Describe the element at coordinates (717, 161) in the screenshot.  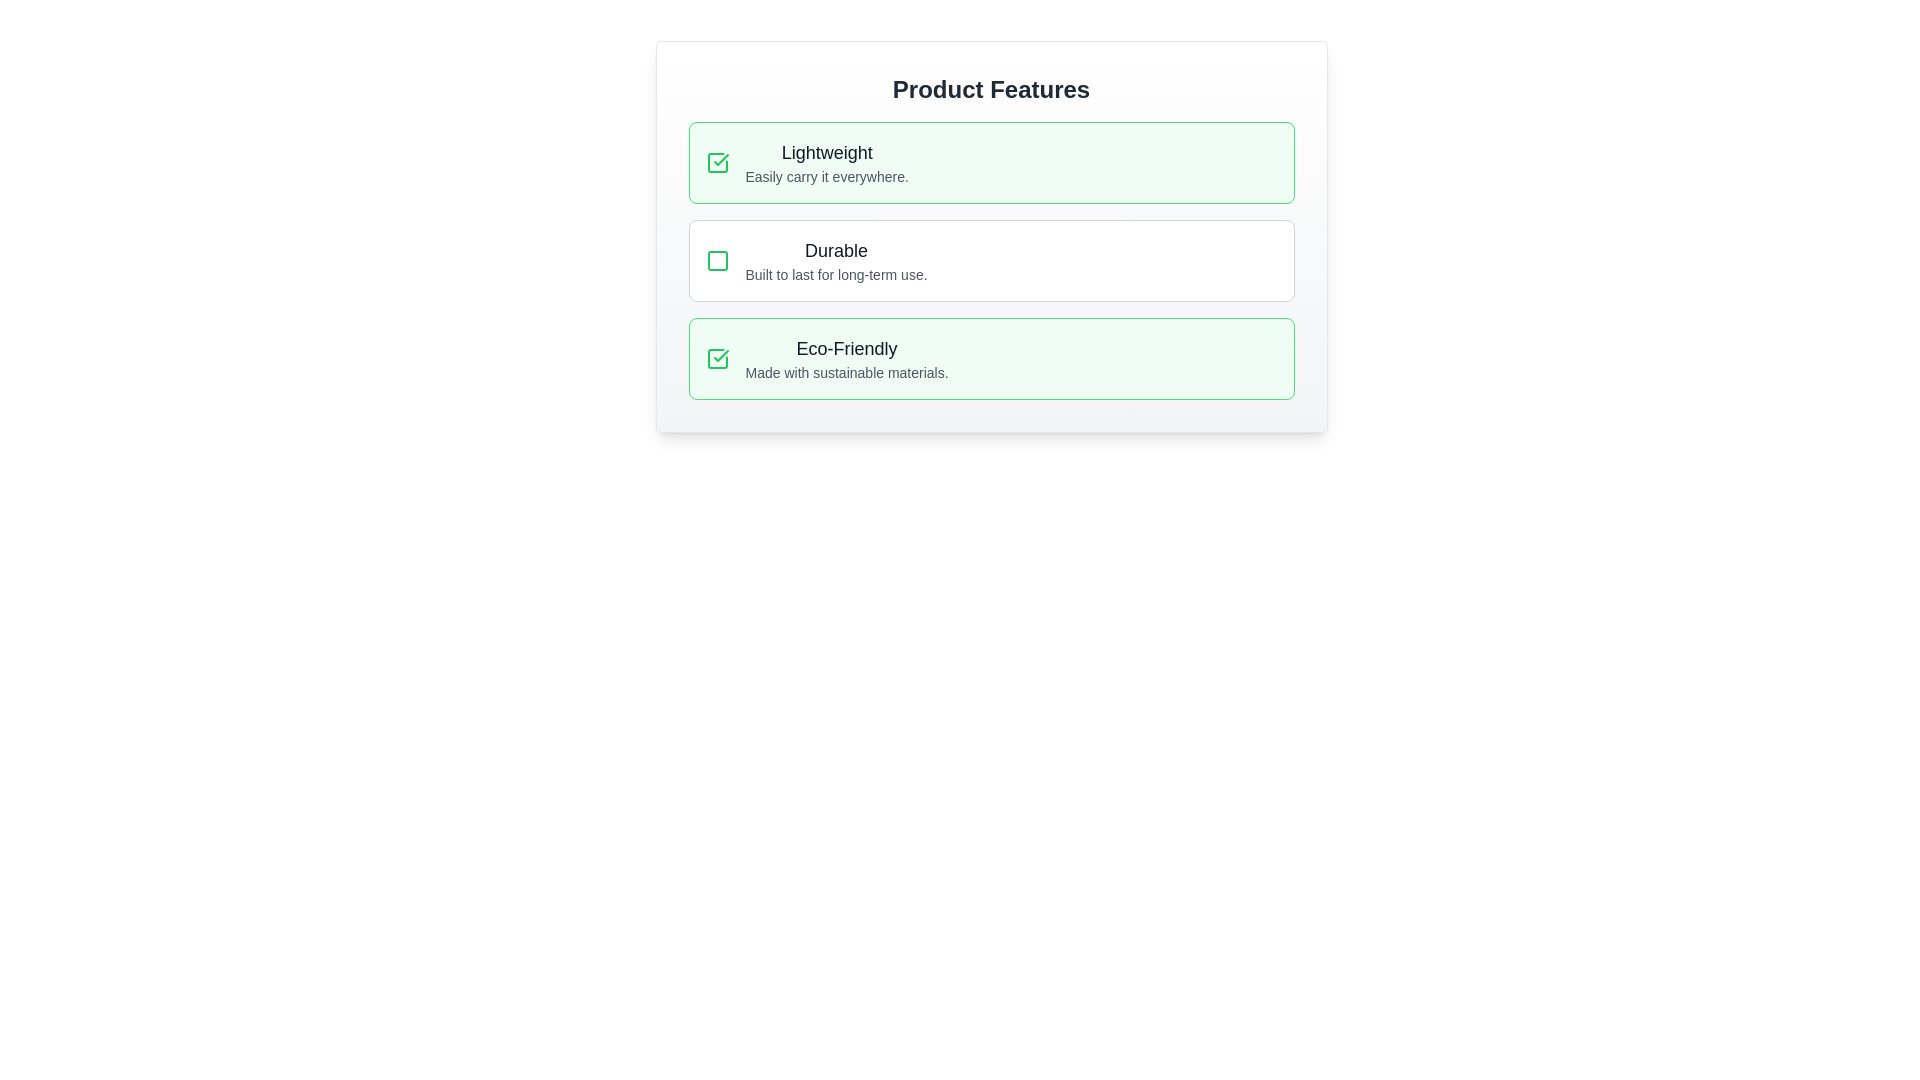
I see `the green square icon with rounded corners containing a checkmark symbol, located in the first box under the 'Product Features' heading titled 'Lightweight'` at that location.